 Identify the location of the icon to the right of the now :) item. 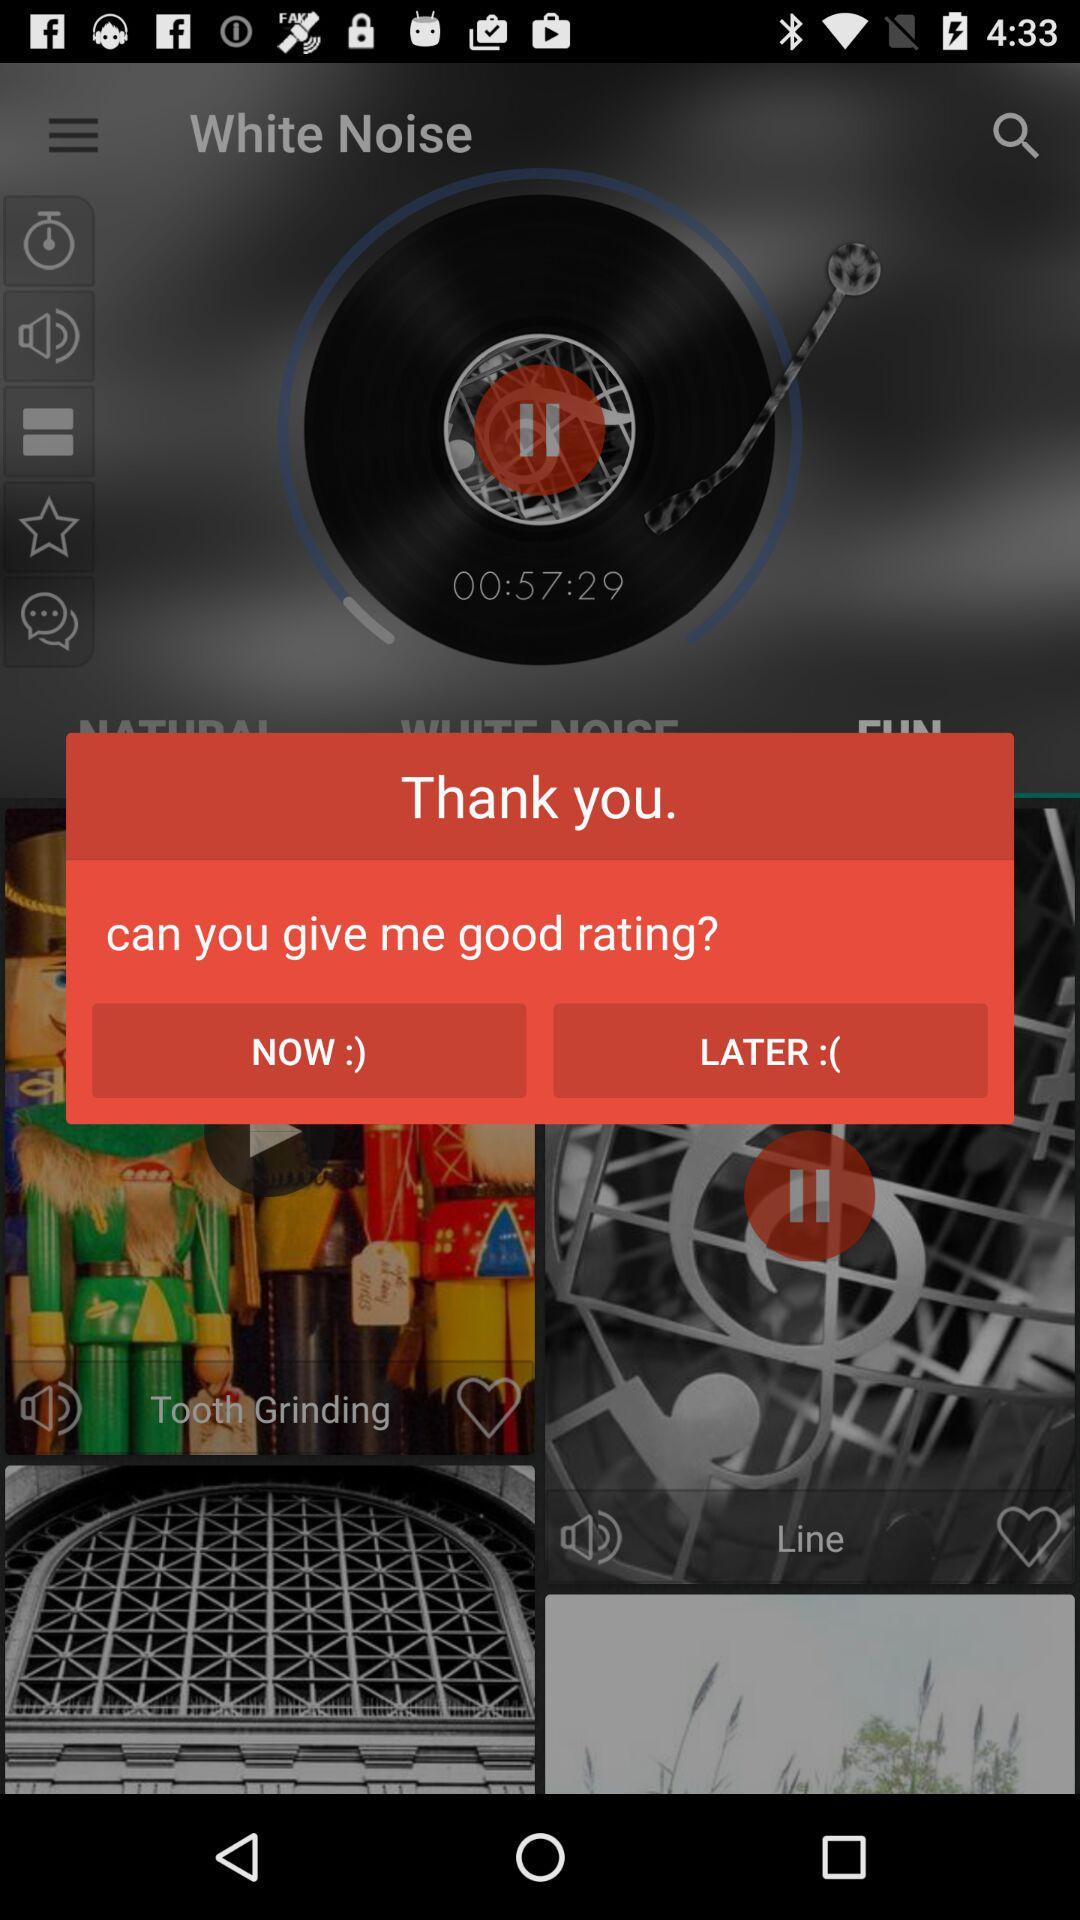
(769, 1049).